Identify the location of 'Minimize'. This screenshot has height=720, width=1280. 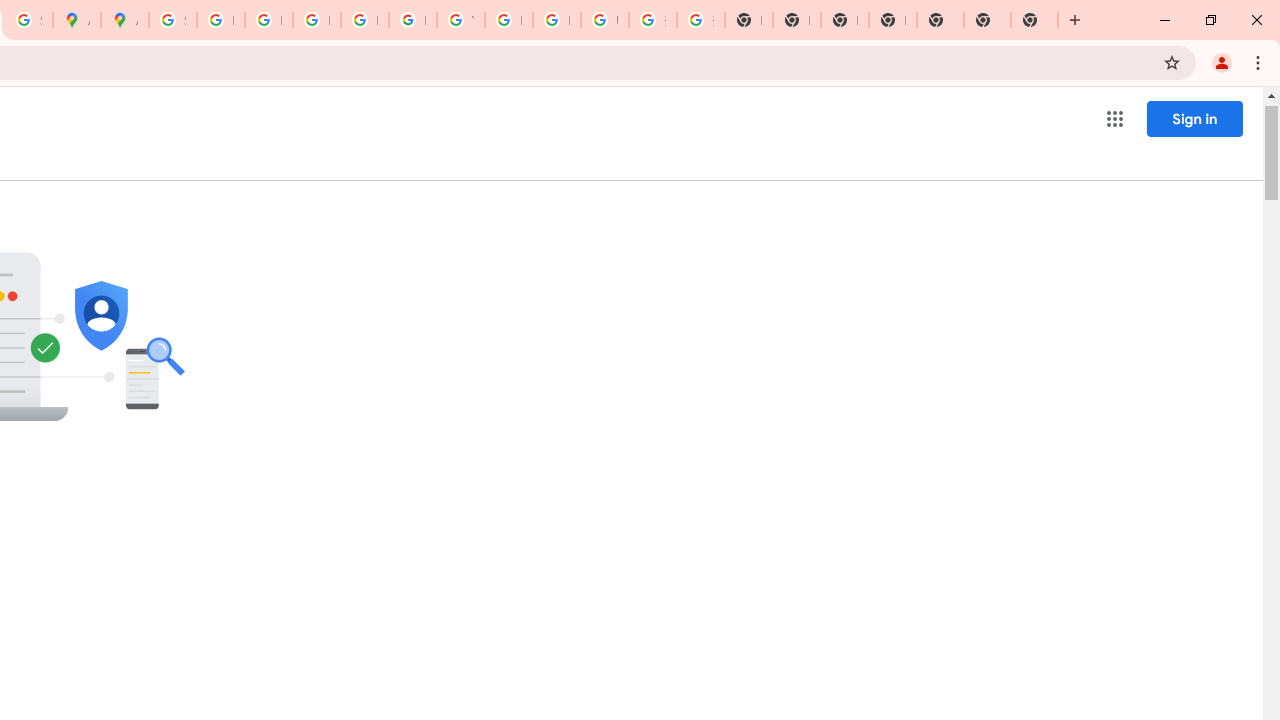
(1165, 20).